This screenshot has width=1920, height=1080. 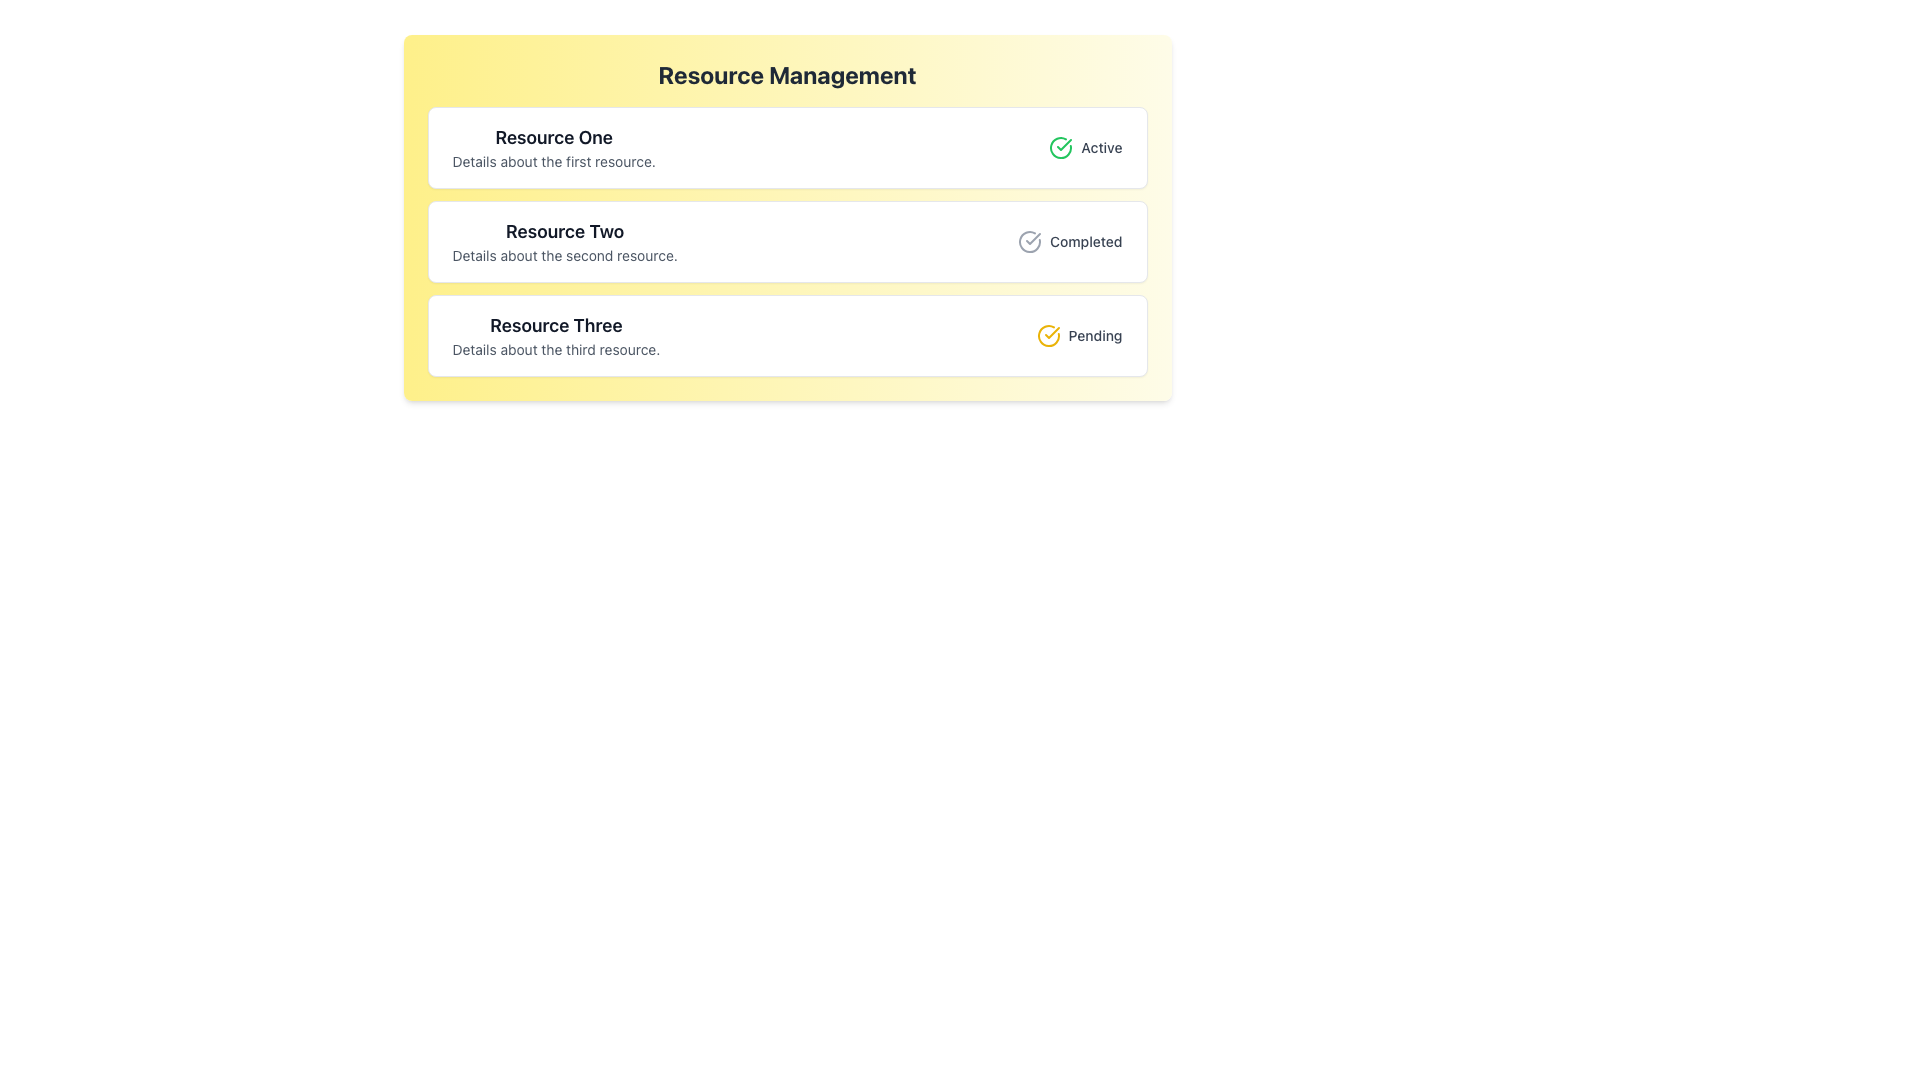 I want to click on the 'Pending' status icon located in the bottom-right section of the third row labeled 'Resource Three', so click(x=1047, y=334).